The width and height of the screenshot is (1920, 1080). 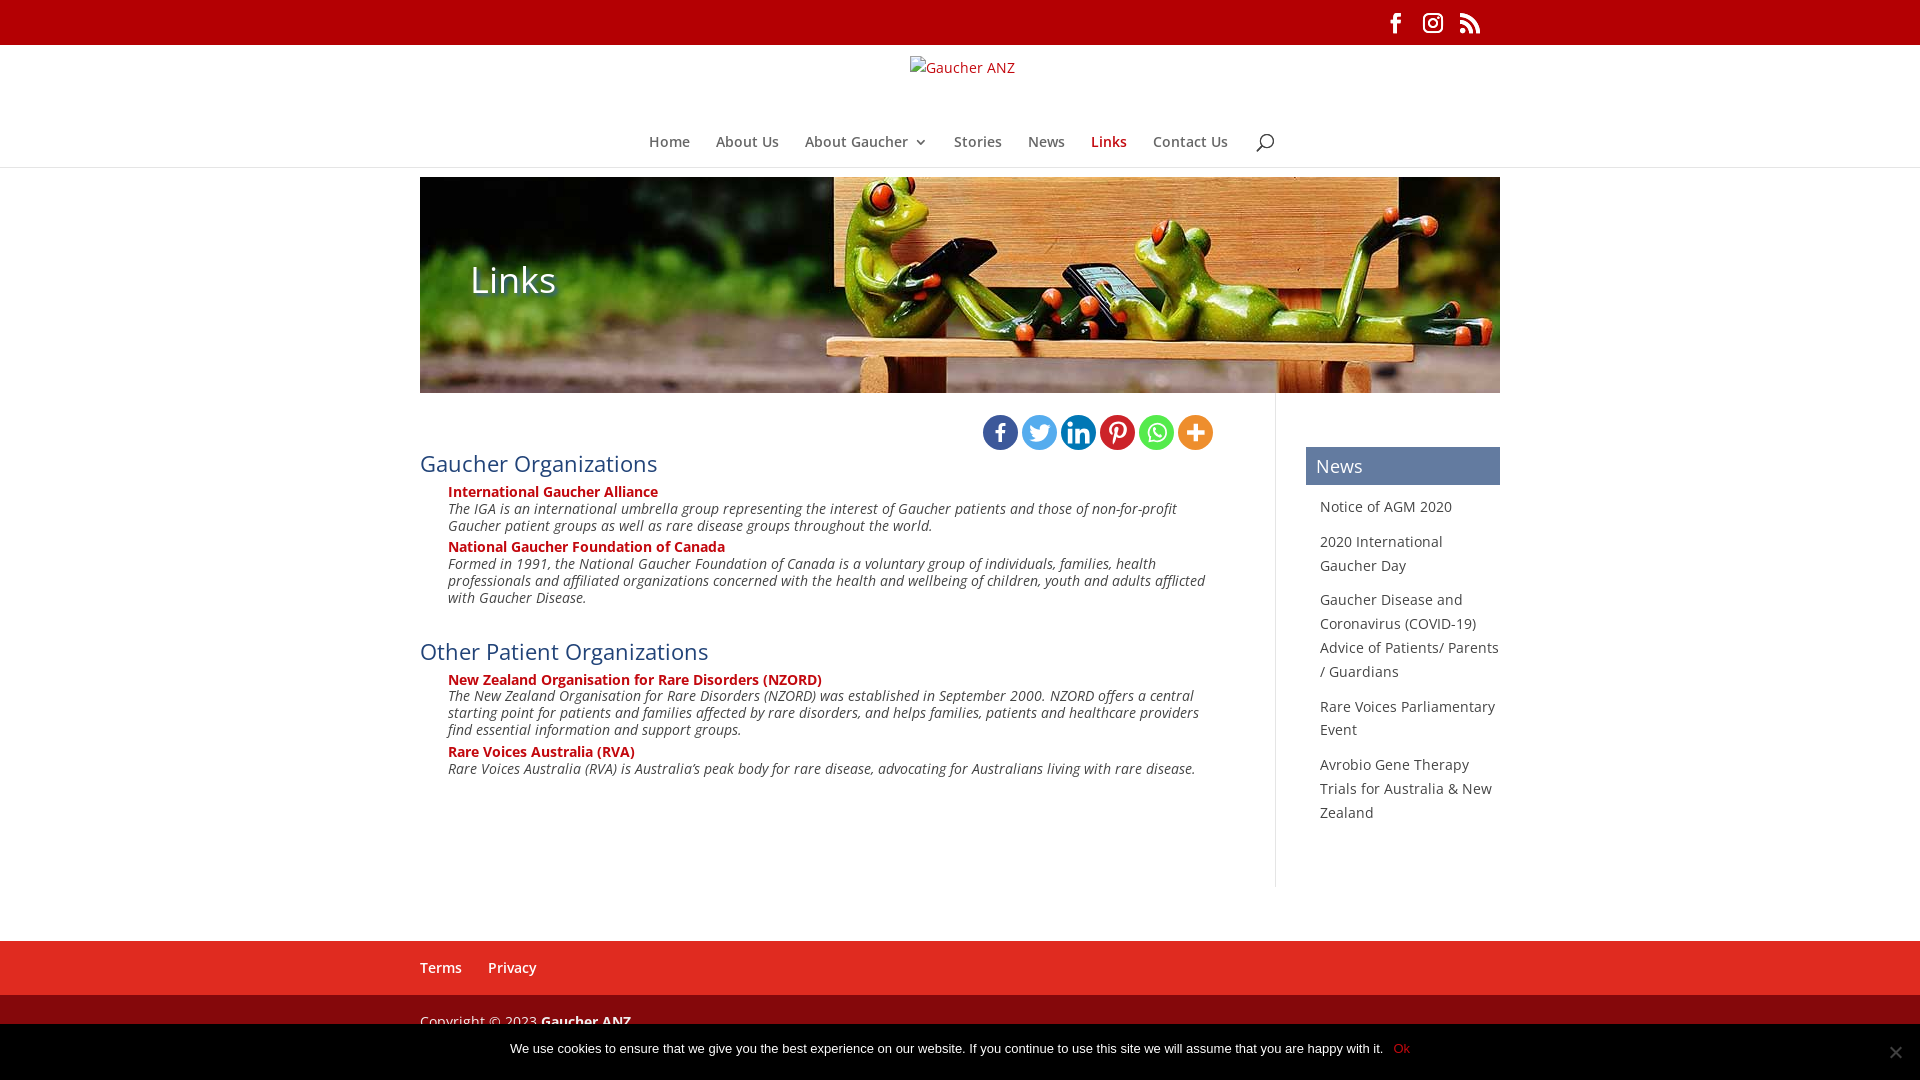 What do you see at coordinates (446, 678) in the screenshot?
I see `'New Zealand Organisation for Rare Disorders (NZORD)'` at bounding box center [446, 678].